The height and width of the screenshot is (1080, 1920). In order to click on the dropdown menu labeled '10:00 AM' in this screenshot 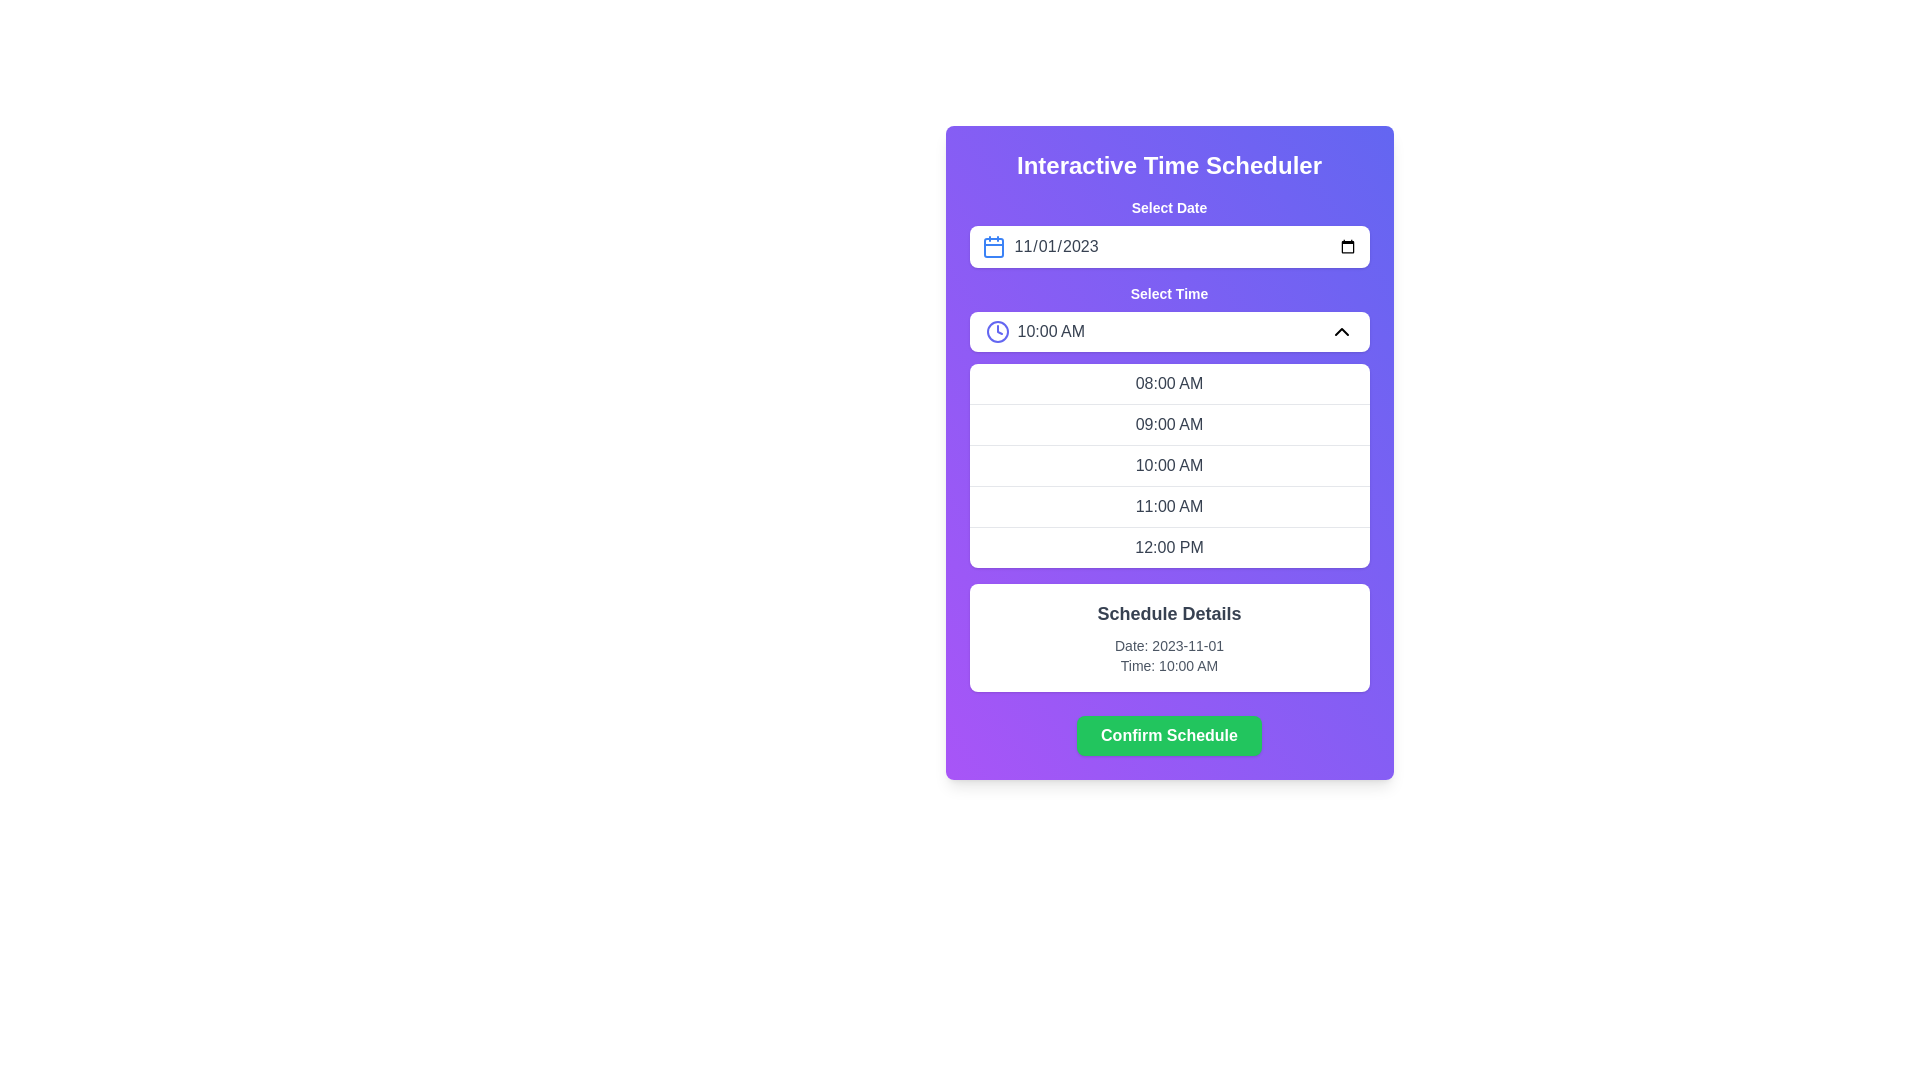, I will do `click(1169, 330)`.